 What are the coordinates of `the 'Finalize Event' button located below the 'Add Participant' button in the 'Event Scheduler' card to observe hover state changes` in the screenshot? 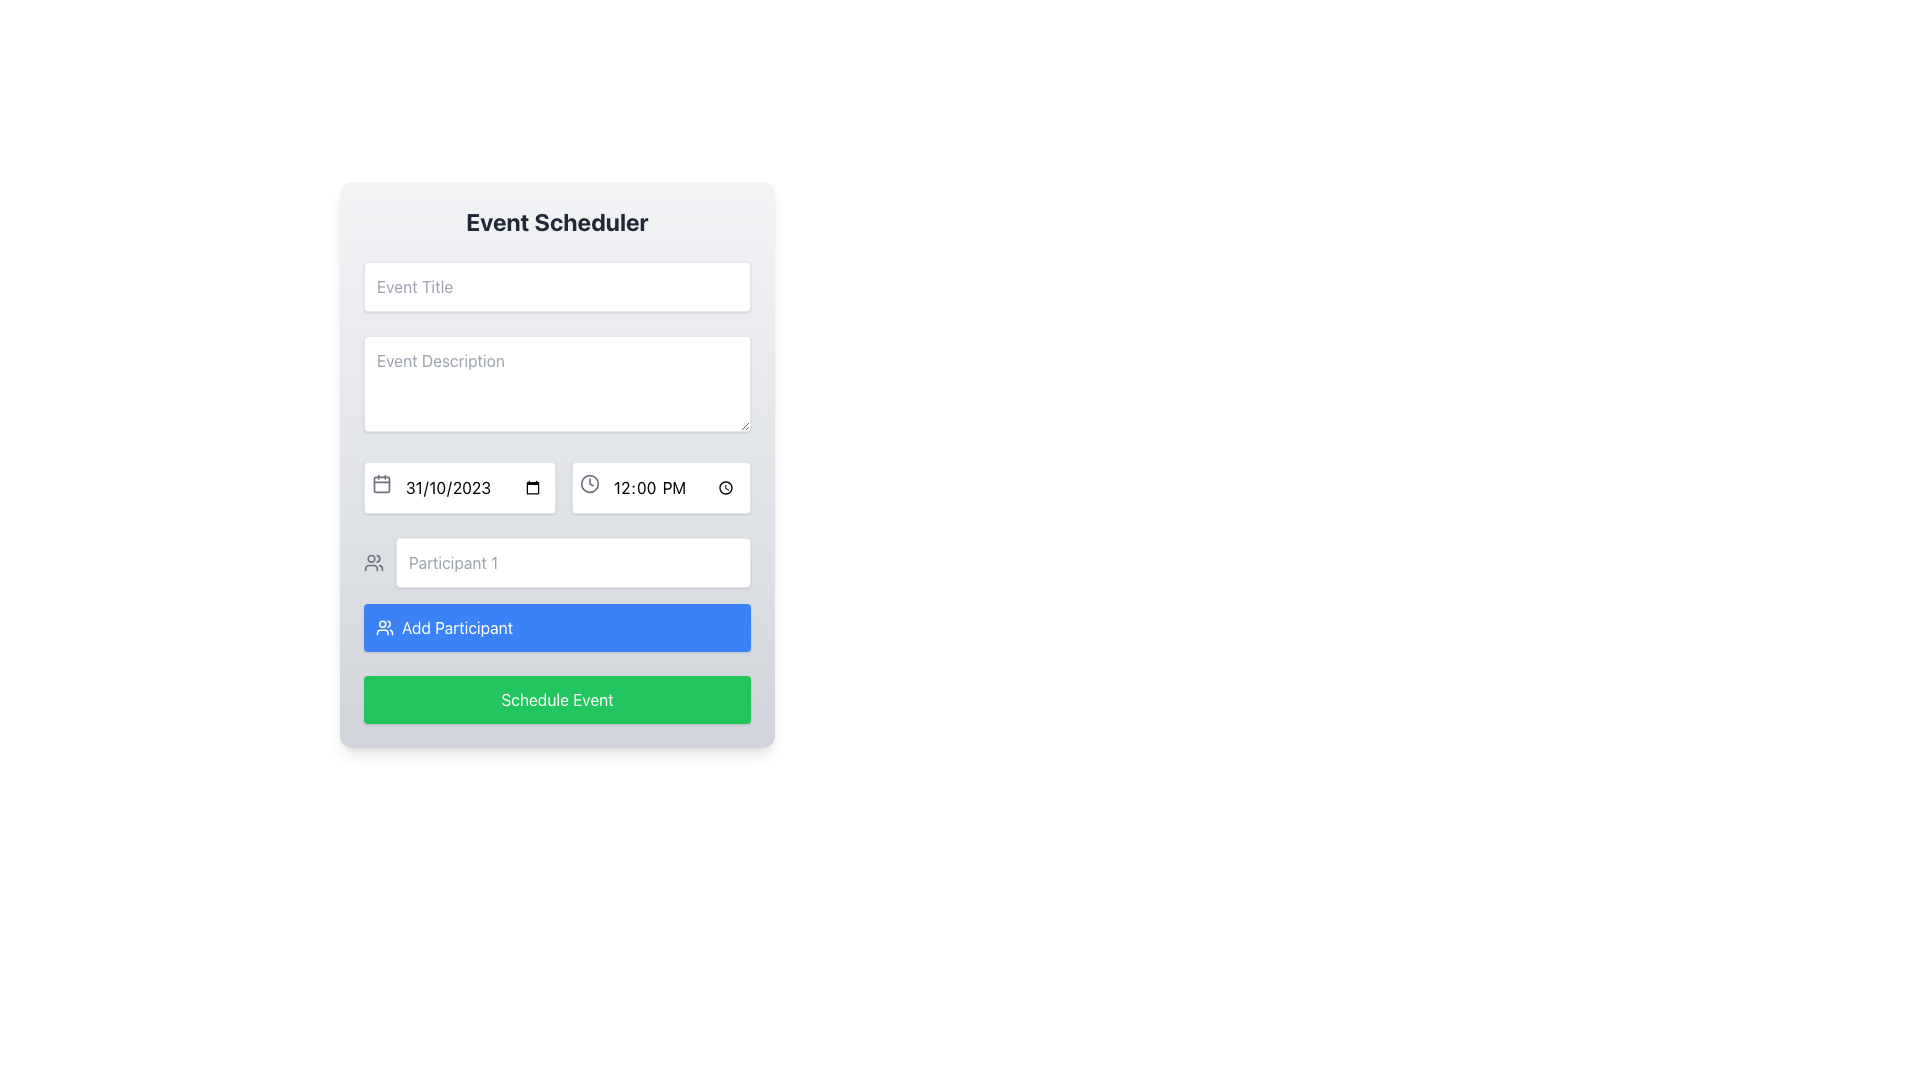 It's located at (557, 698).